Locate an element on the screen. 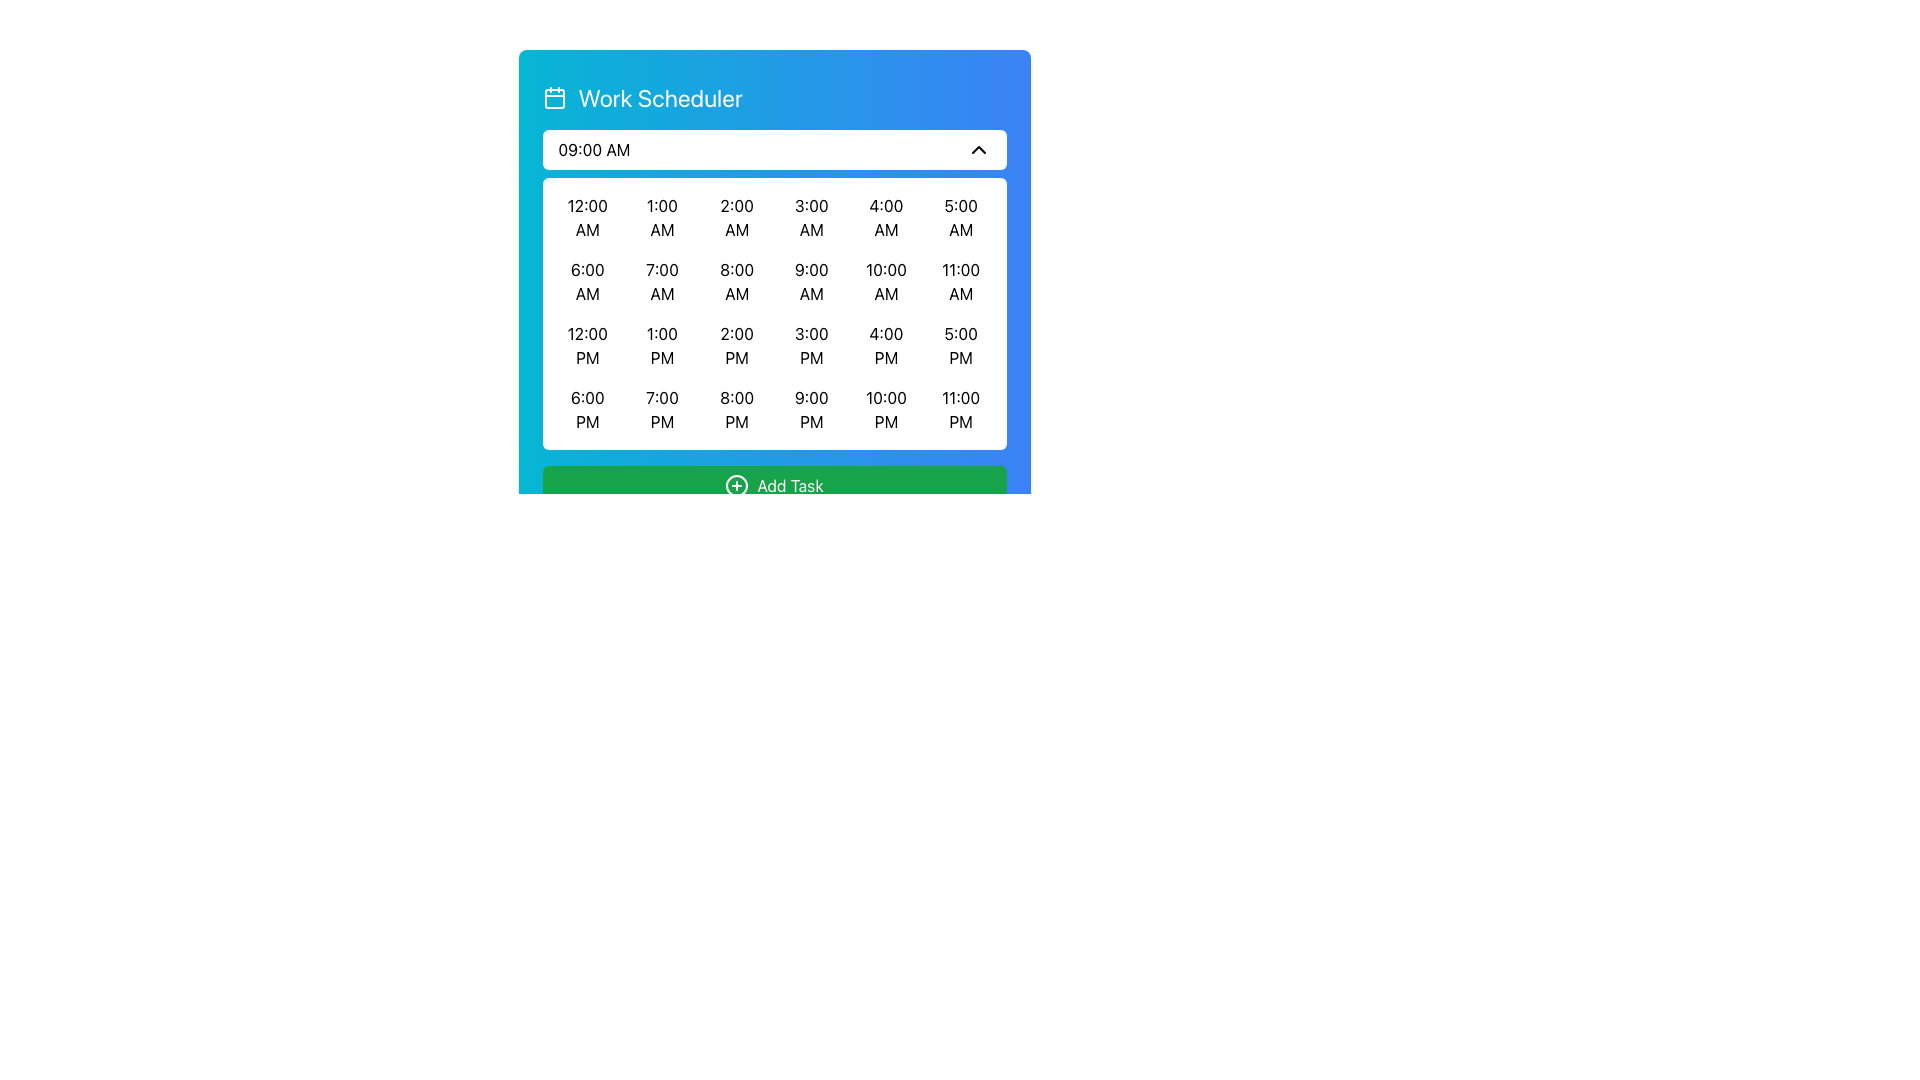 The height and width of the screenshot is (1080, 1920). the sixth time slot button in the second row of the grid under 'Work Scheduler' is located at coordinates (885, 281).